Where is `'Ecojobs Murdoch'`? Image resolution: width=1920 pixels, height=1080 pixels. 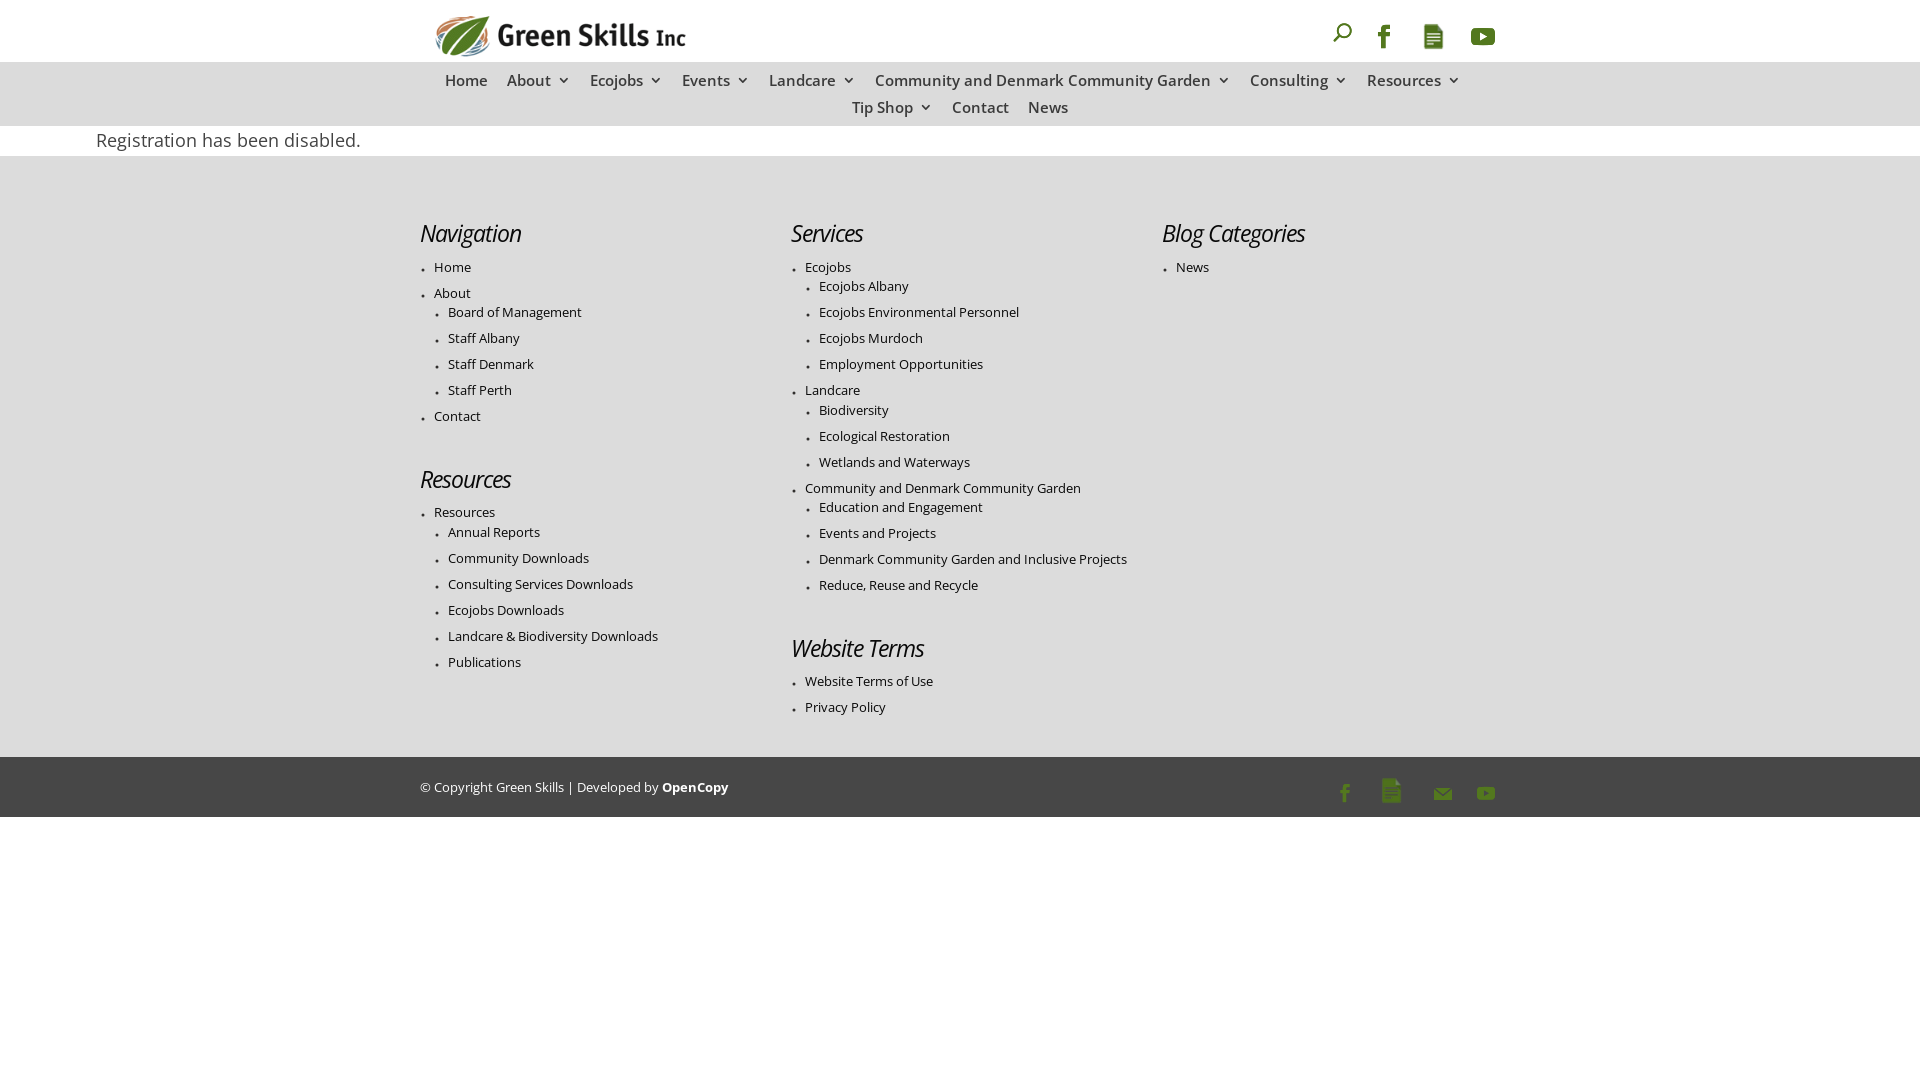 'Ecojobs Murdoch' is located at coordinates (870, 337).